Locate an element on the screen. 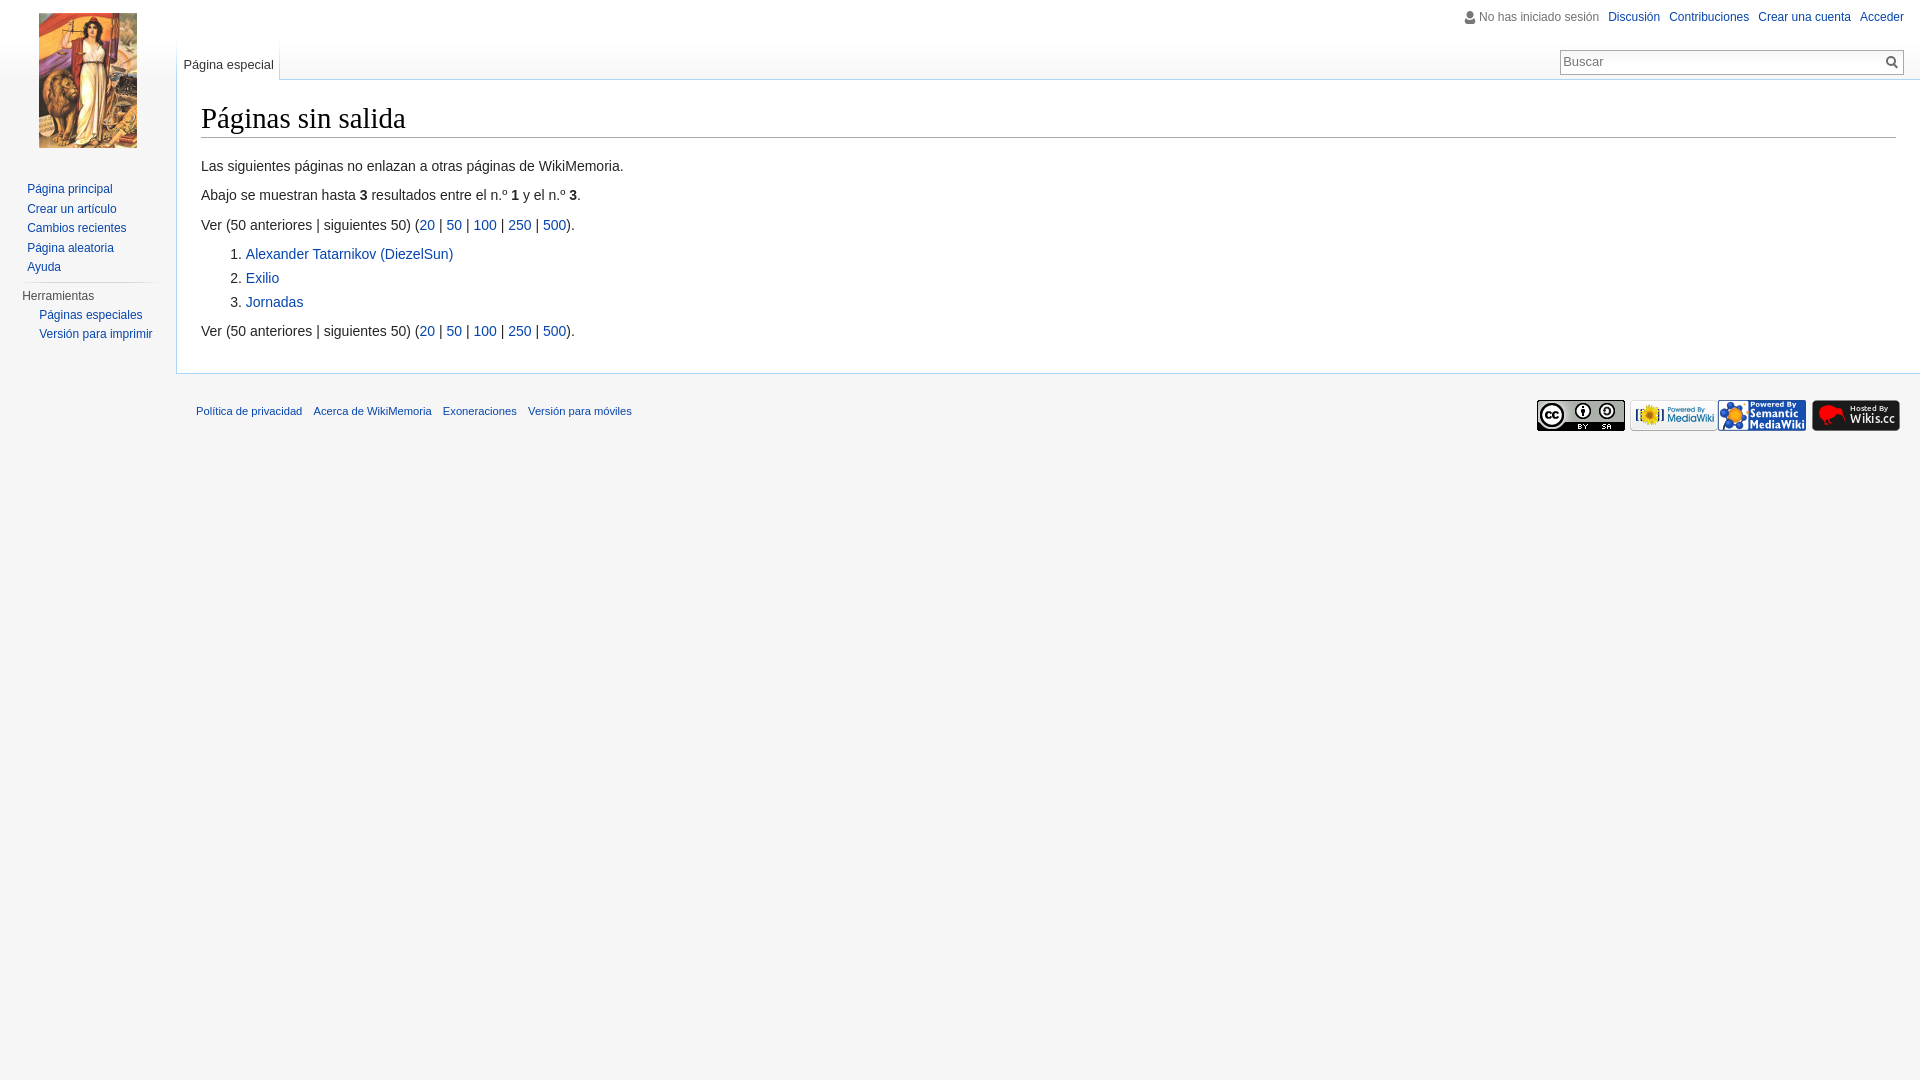 The image size is (1920, 1080). 'Exoneraciones' is located at coordinates (480, 410).